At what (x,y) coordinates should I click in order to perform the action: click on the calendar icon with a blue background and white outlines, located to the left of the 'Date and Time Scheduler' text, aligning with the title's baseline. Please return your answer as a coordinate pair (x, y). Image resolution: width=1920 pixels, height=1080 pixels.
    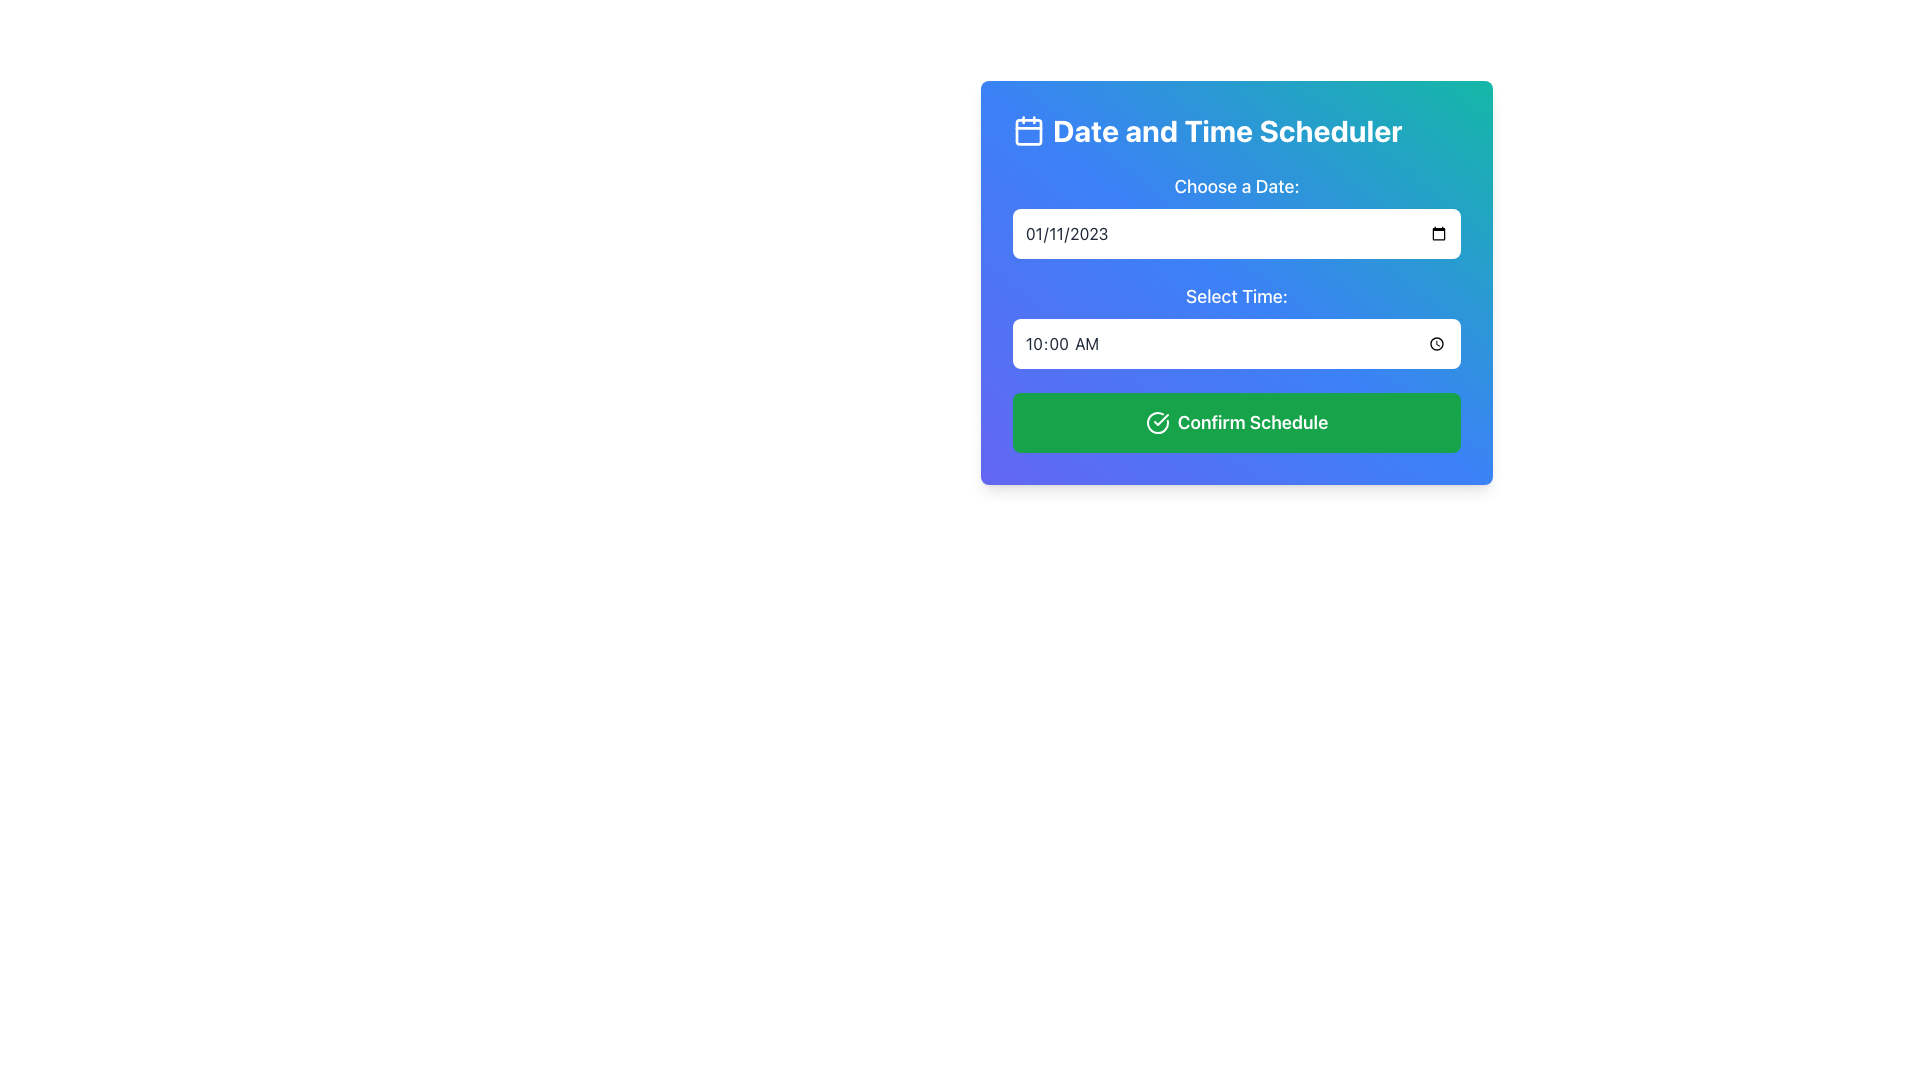
    Looking at the image, I should click on (1028, 131).